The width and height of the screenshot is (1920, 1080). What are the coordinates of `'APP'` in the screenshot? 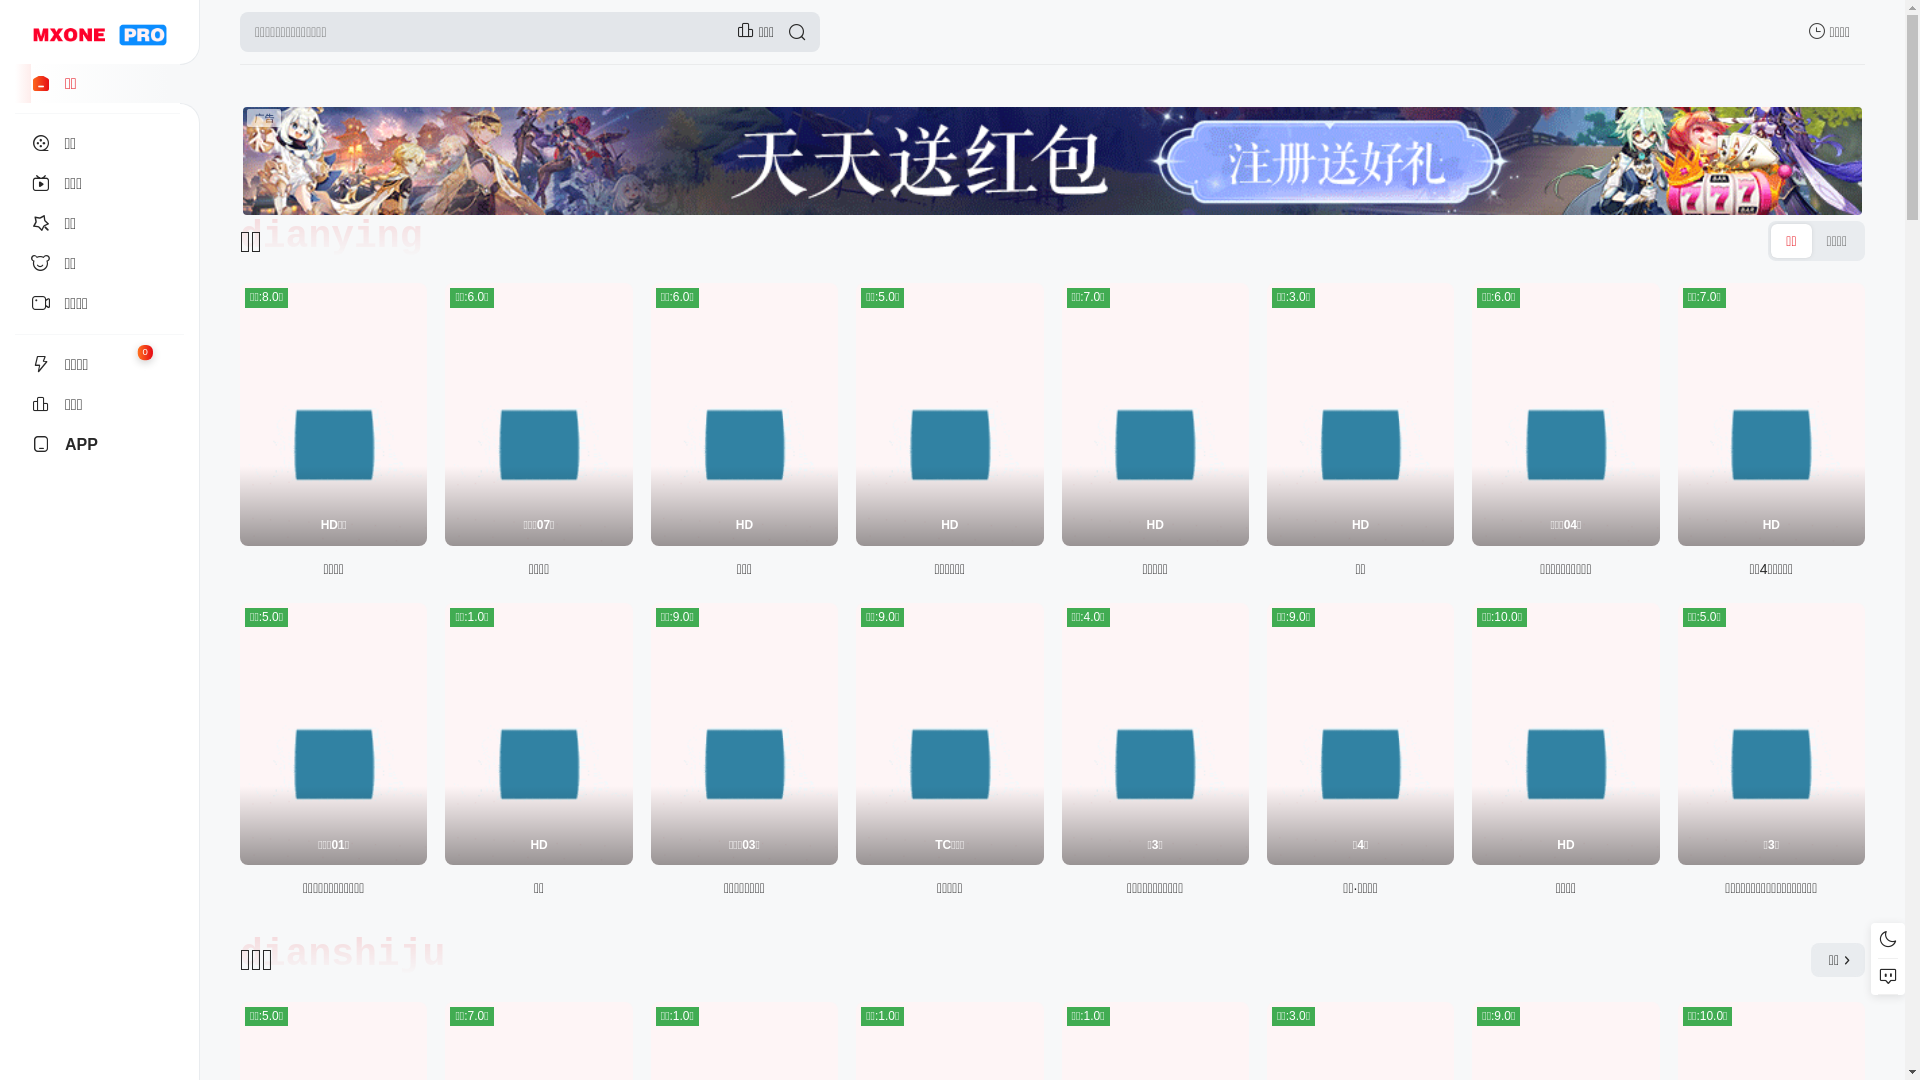 It's located at (98, 443).